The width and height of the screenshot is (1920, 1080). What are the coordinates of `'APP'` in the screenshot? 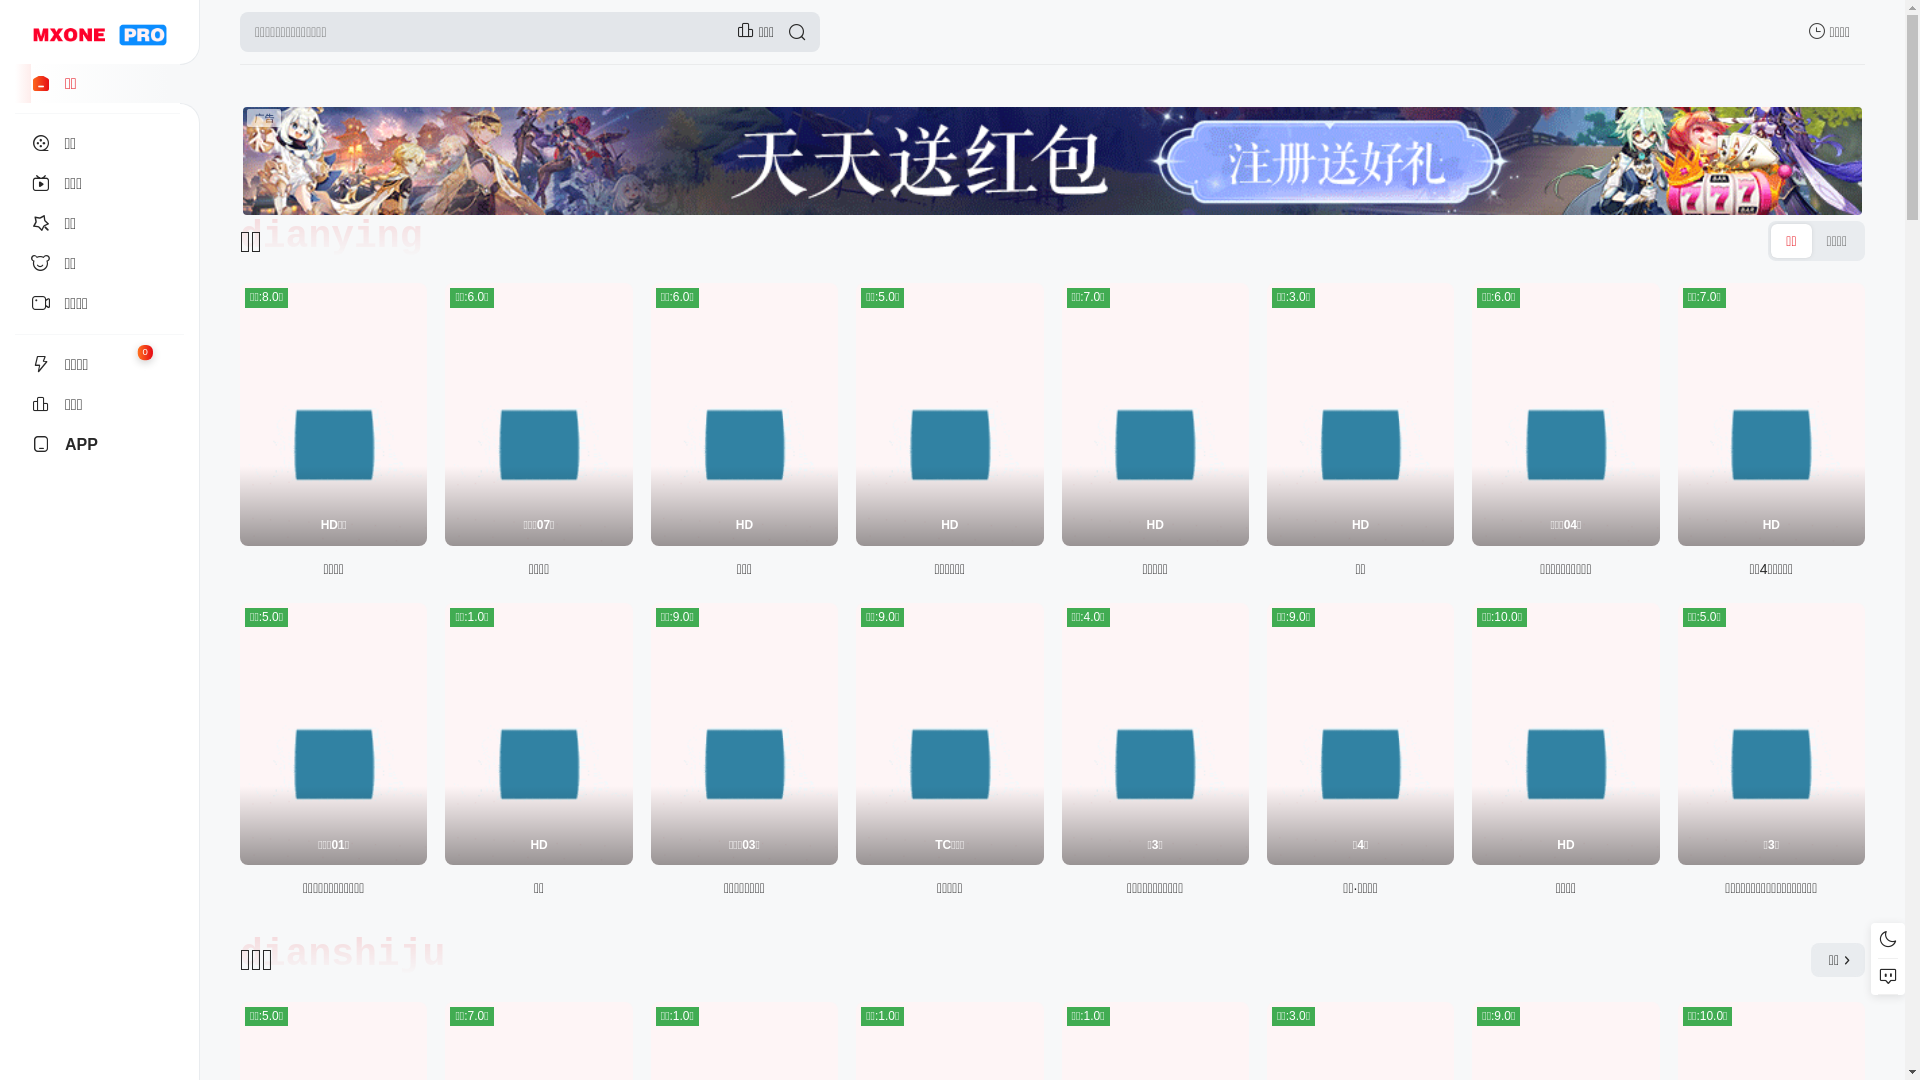 It's located at (98, 443).